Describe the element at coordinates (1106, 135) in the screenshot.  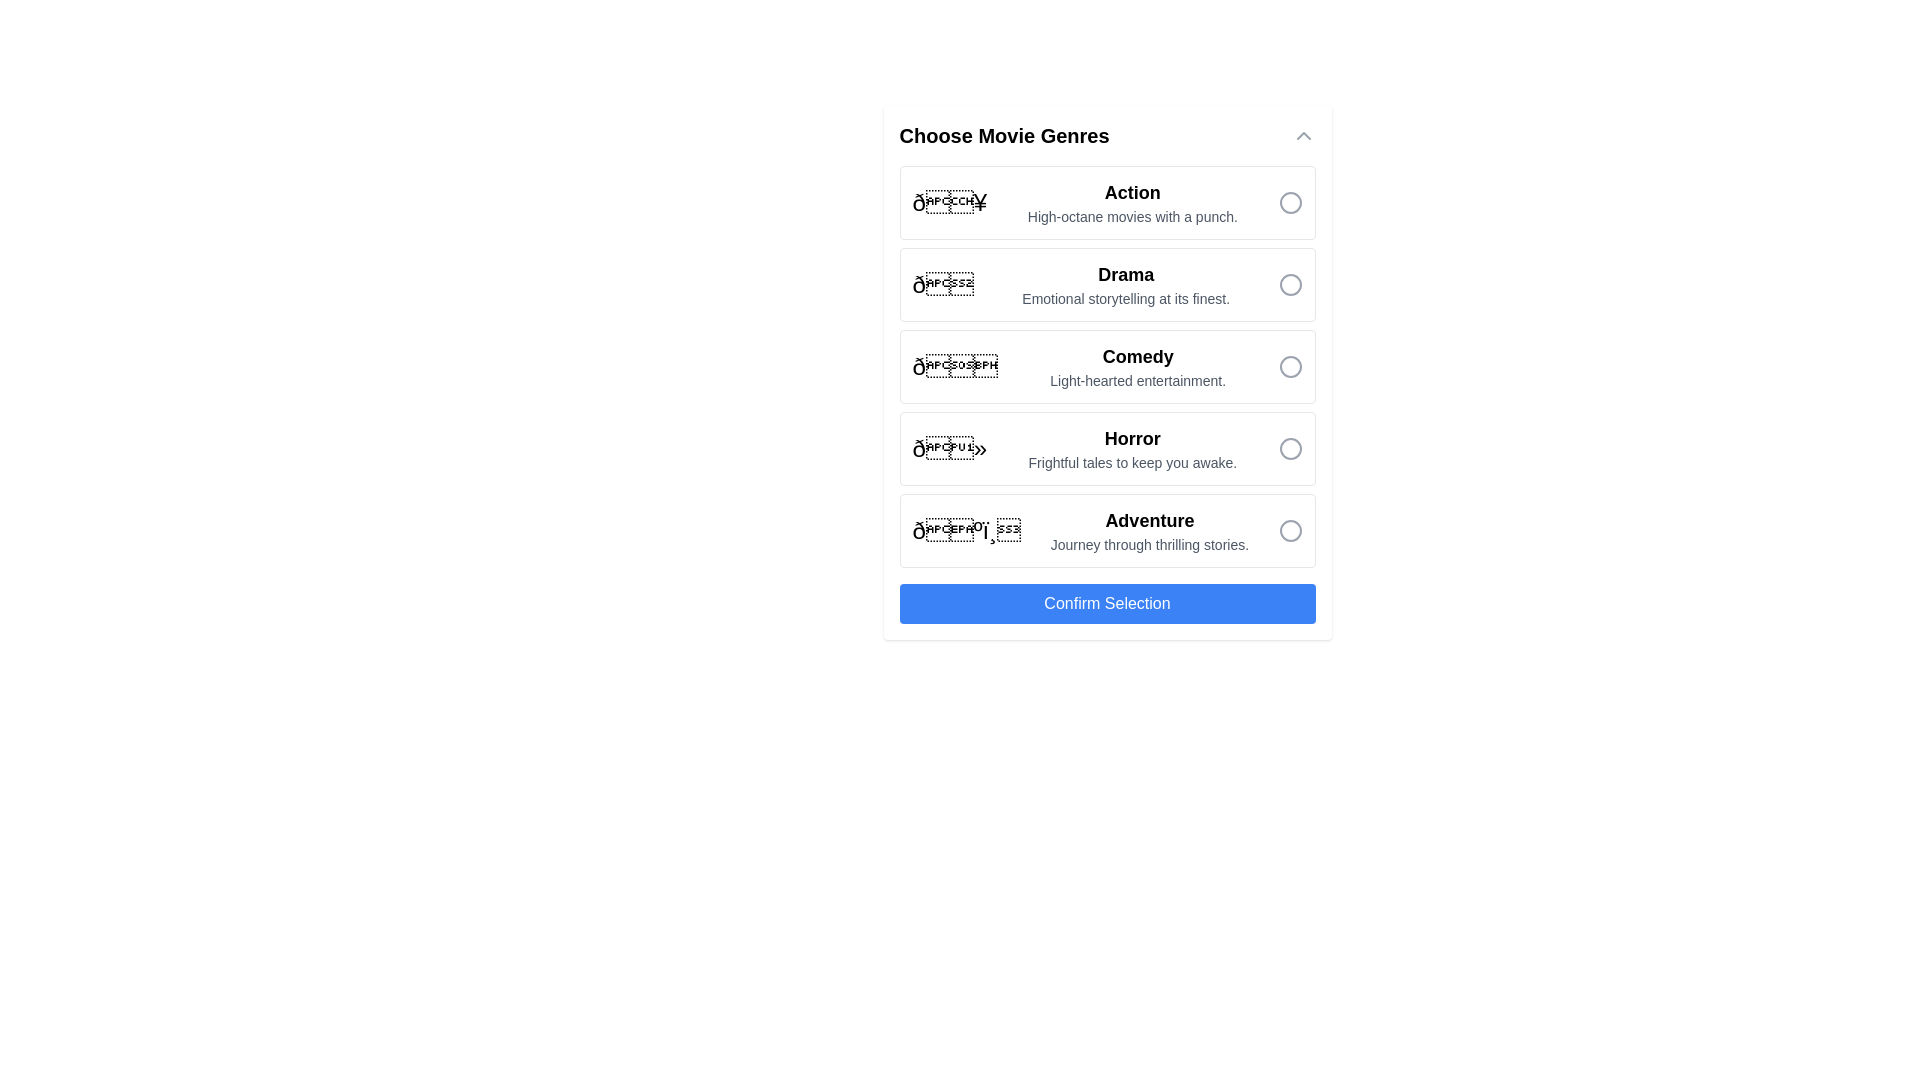
I see `the 'Choose Movie Genres' title header to focus on it, which includes a downward-pointing chevron icon for interaction` at that location.